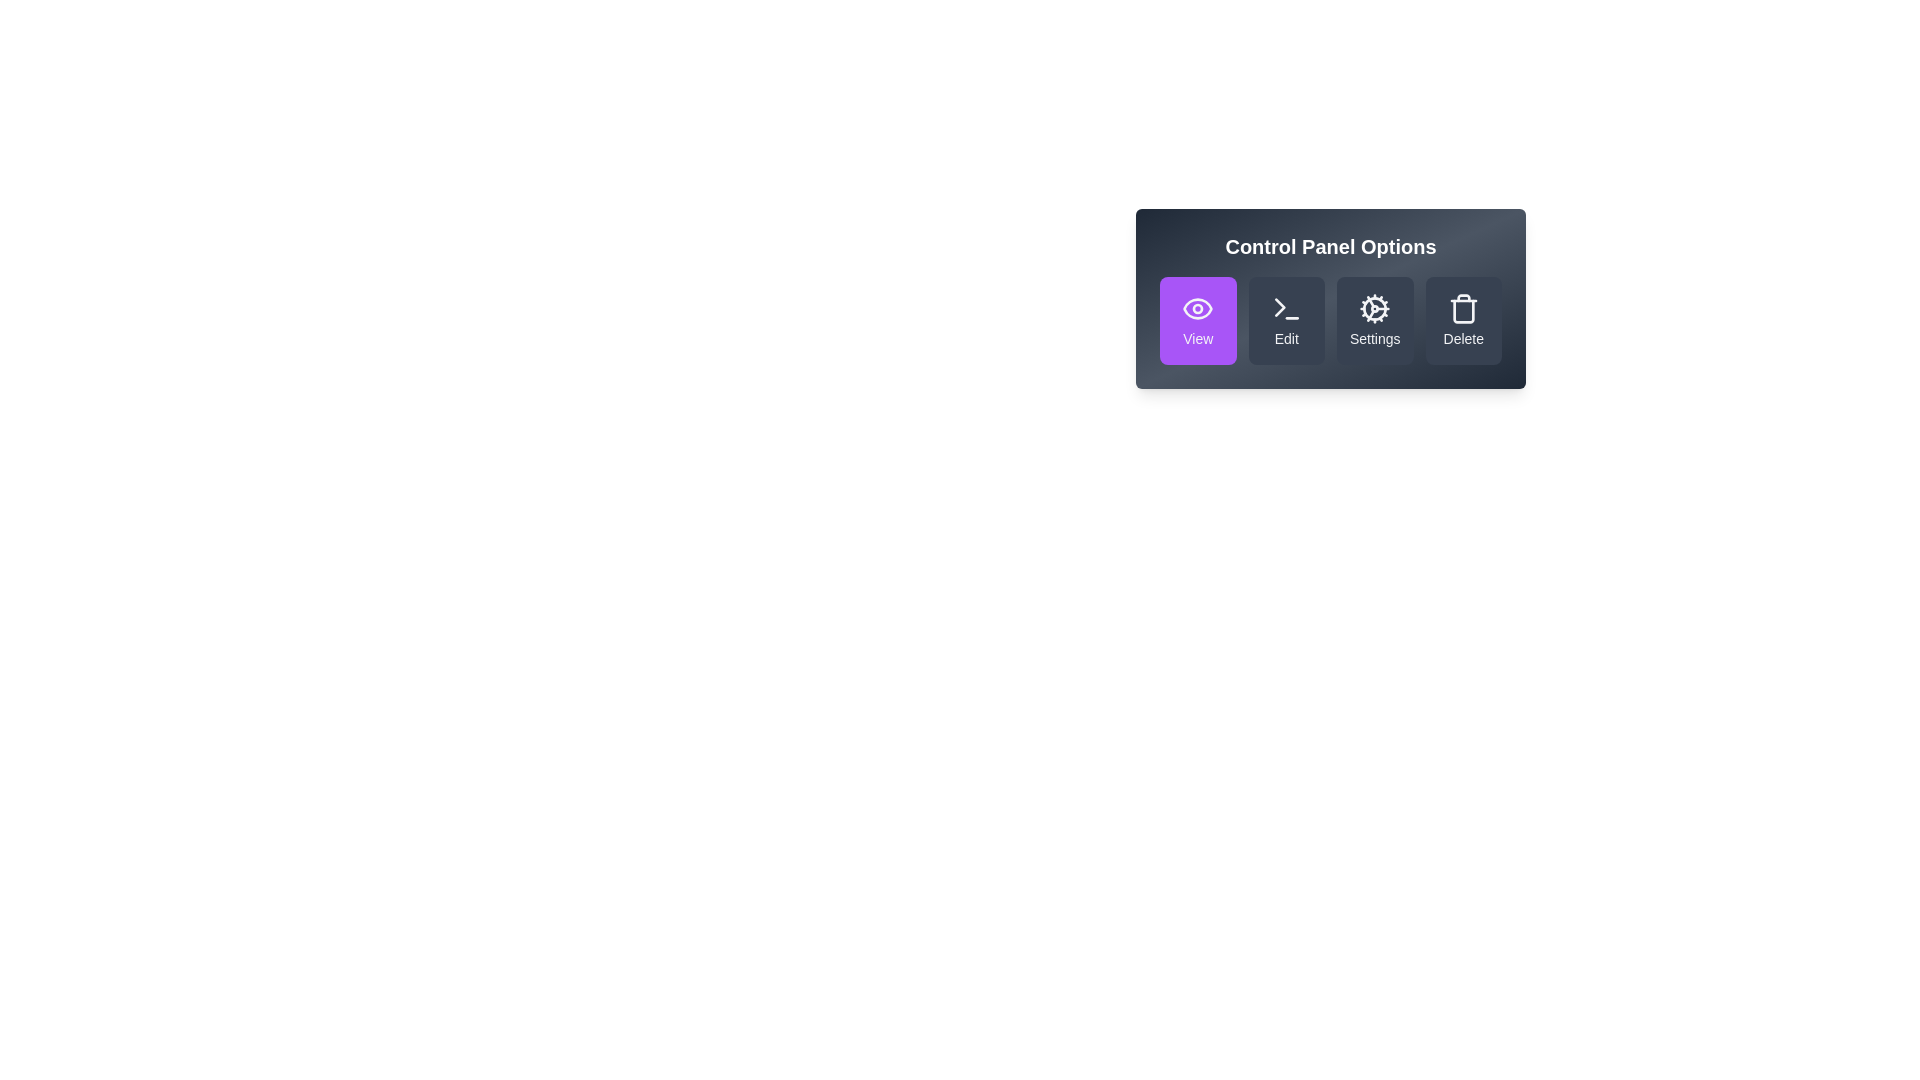 The width and height of the screenshot is (1920, 1080). What do you see at coordinates (1374, 319) in the screenshot?
I see `the settings button located in the 'Control Panel Options' section, which is the third button in a sequence of four buttons, to change its appearance` at bounding box center [1374, 319].